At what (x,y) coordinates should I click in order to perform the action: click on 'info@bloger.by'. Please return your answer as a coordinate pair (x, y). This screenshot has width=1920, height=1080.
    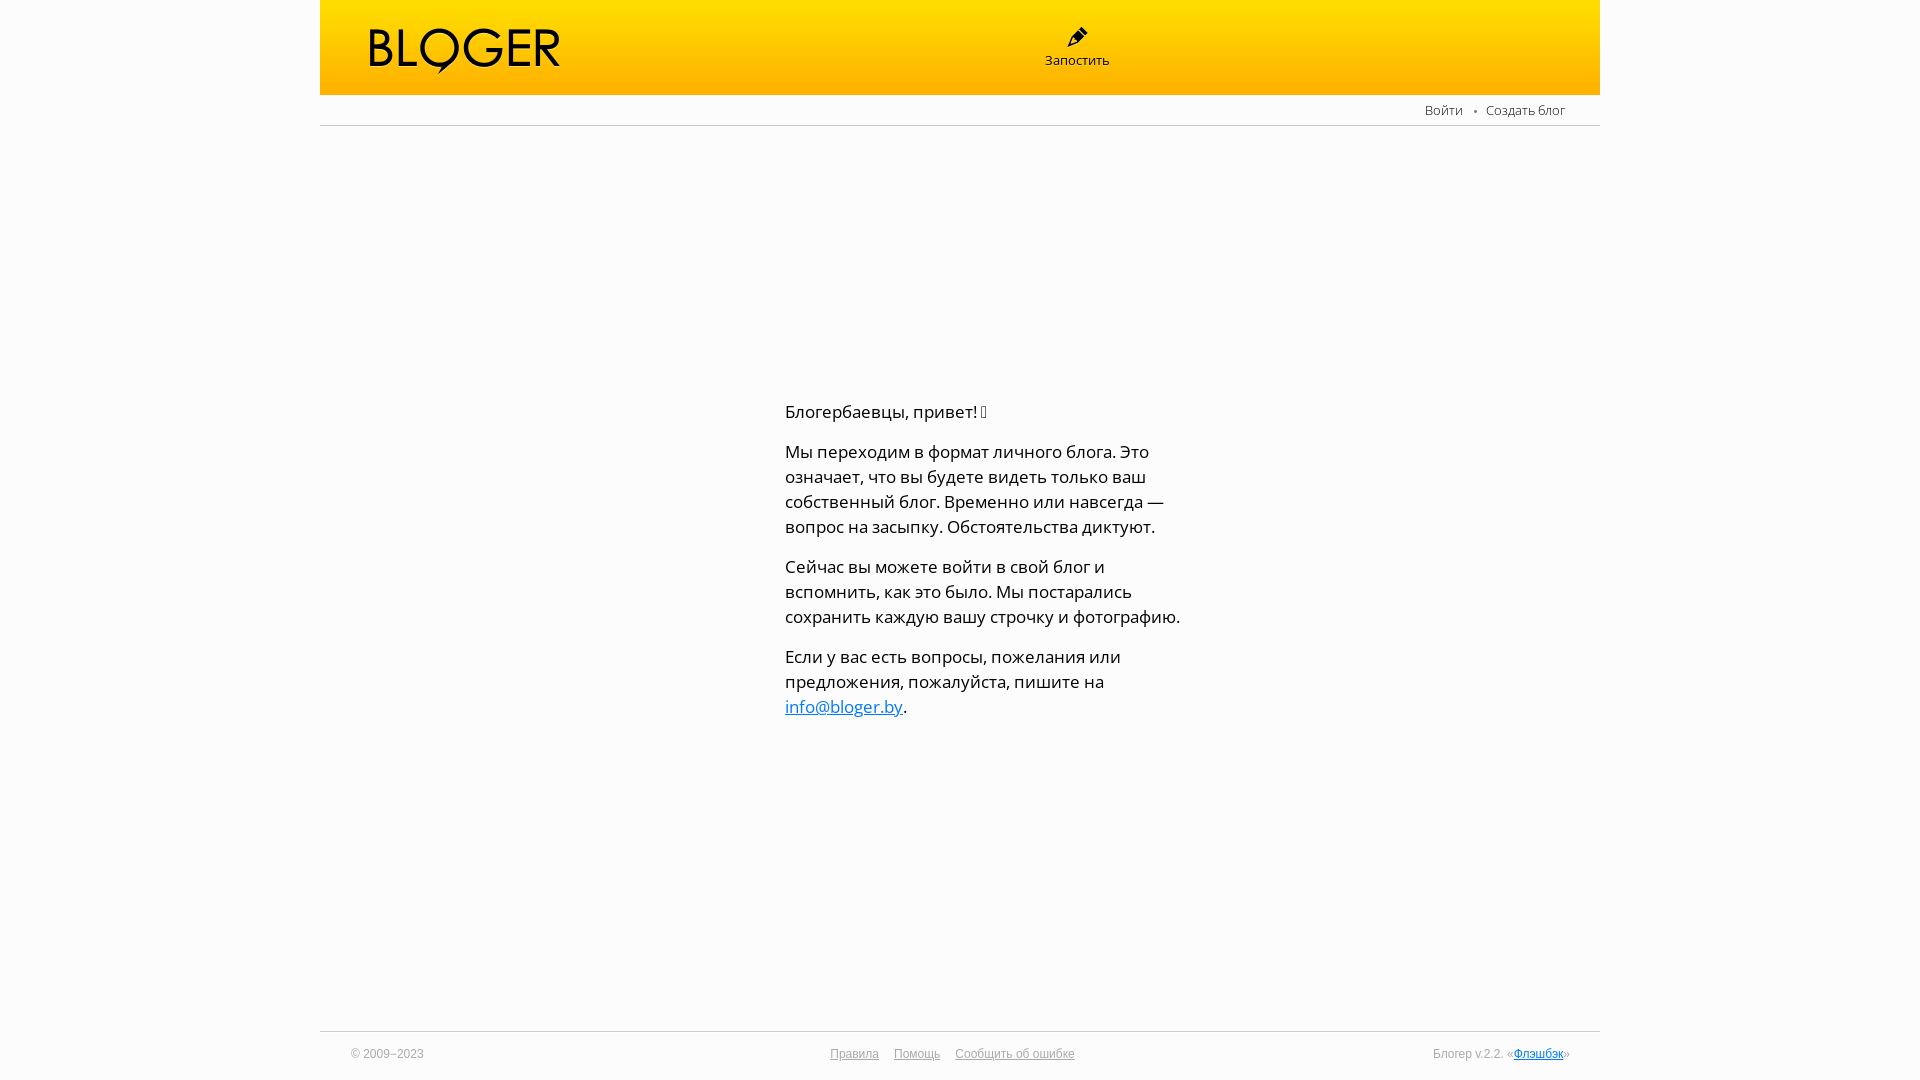
    Looking at the image, I should click on (844, 704).